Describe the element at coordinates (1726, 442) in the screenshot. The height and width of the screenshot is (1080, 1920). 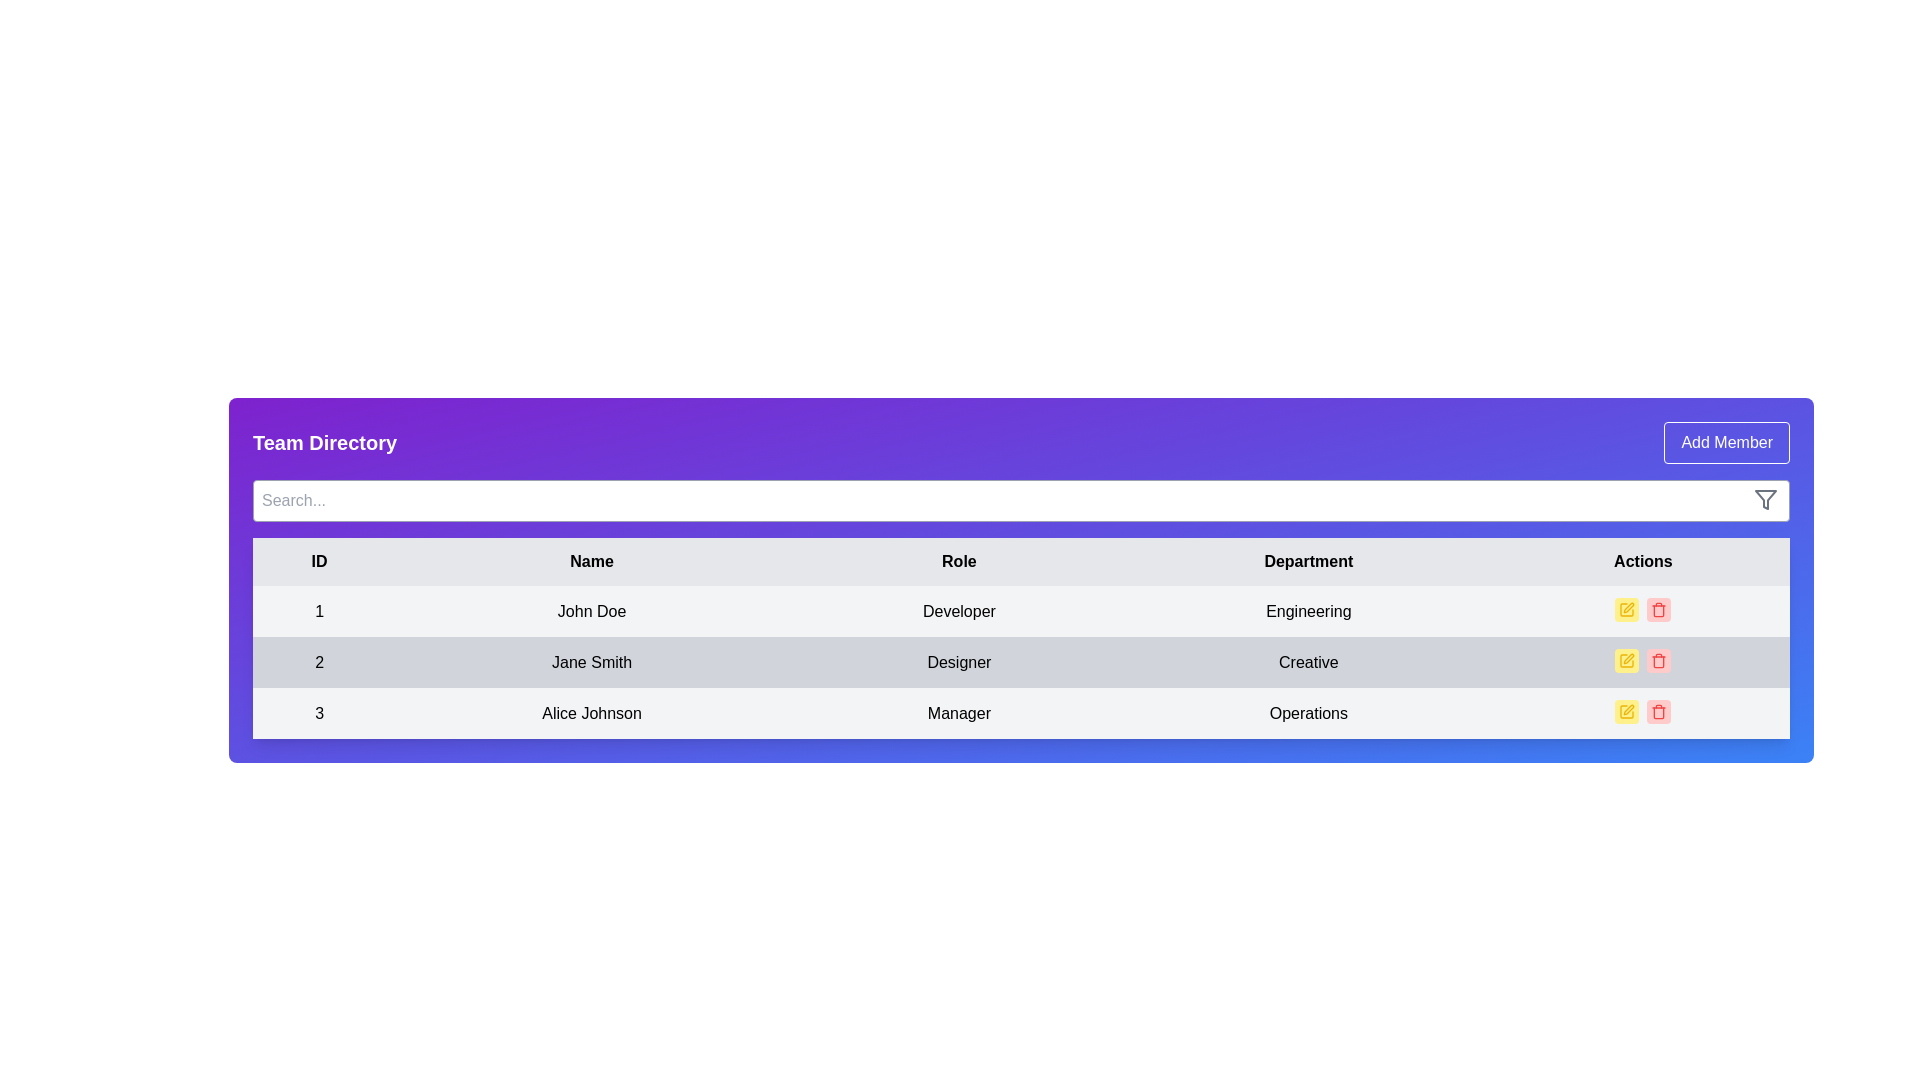
I see `the 'Add Member' button, which is a rectangular button with bold white text on a purple background and a white border, located in the top-right corner of the 'Team Directory' section` at that location.